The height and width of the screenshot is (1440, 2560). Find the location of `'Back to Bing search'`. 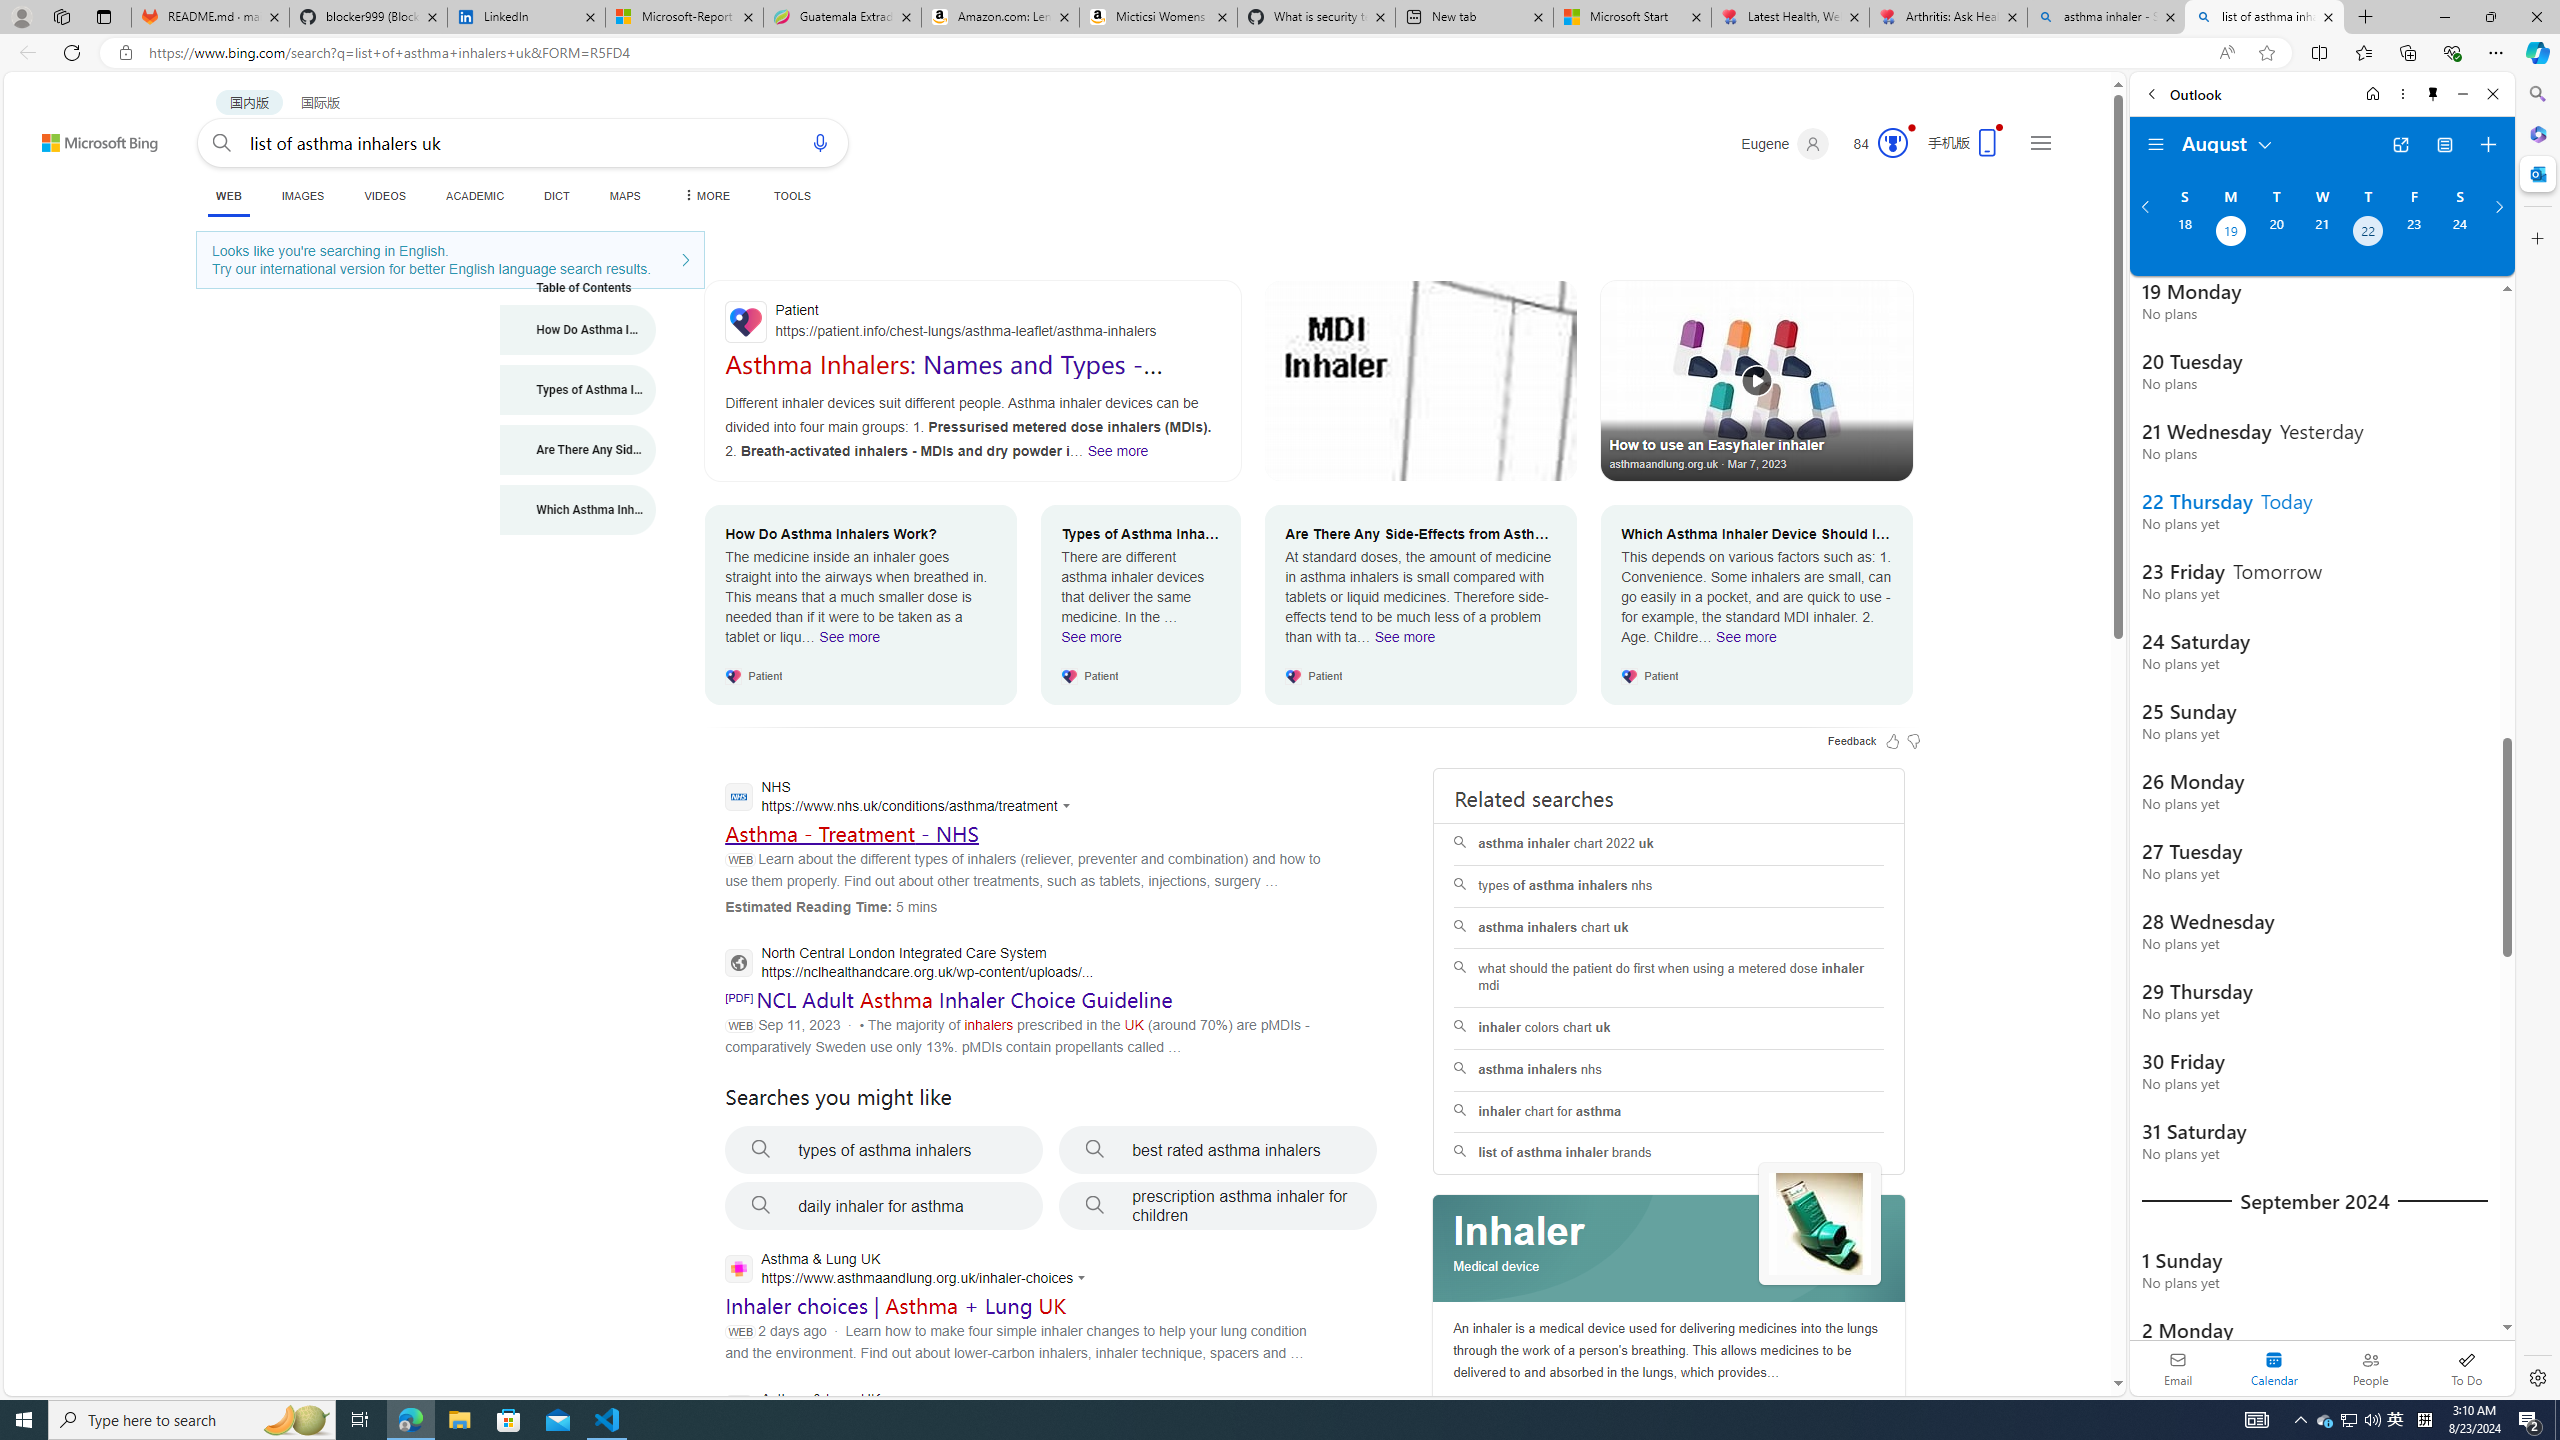

'Back to Bing search' is located at coordinates (87, 137).